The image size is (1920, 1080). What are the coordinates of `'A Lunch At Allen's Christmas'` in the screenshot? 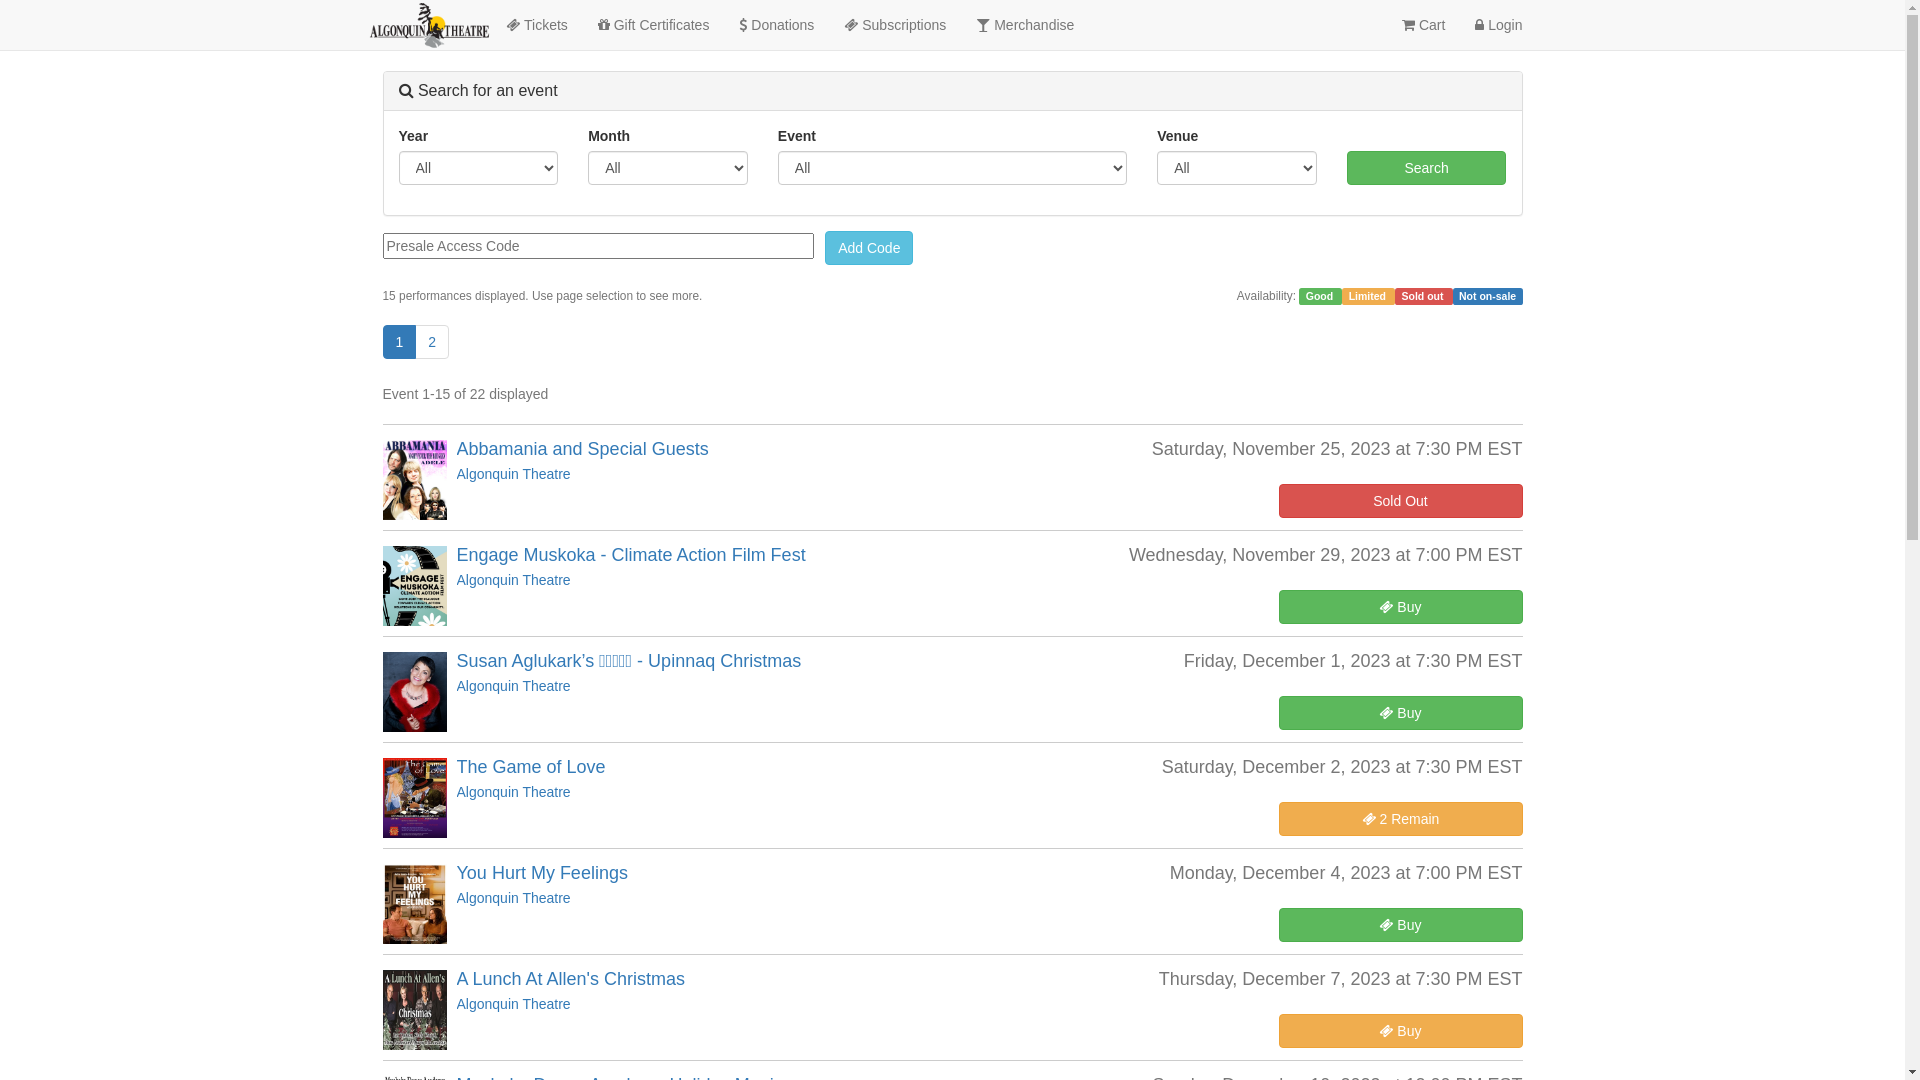 It's located at (569, 978).